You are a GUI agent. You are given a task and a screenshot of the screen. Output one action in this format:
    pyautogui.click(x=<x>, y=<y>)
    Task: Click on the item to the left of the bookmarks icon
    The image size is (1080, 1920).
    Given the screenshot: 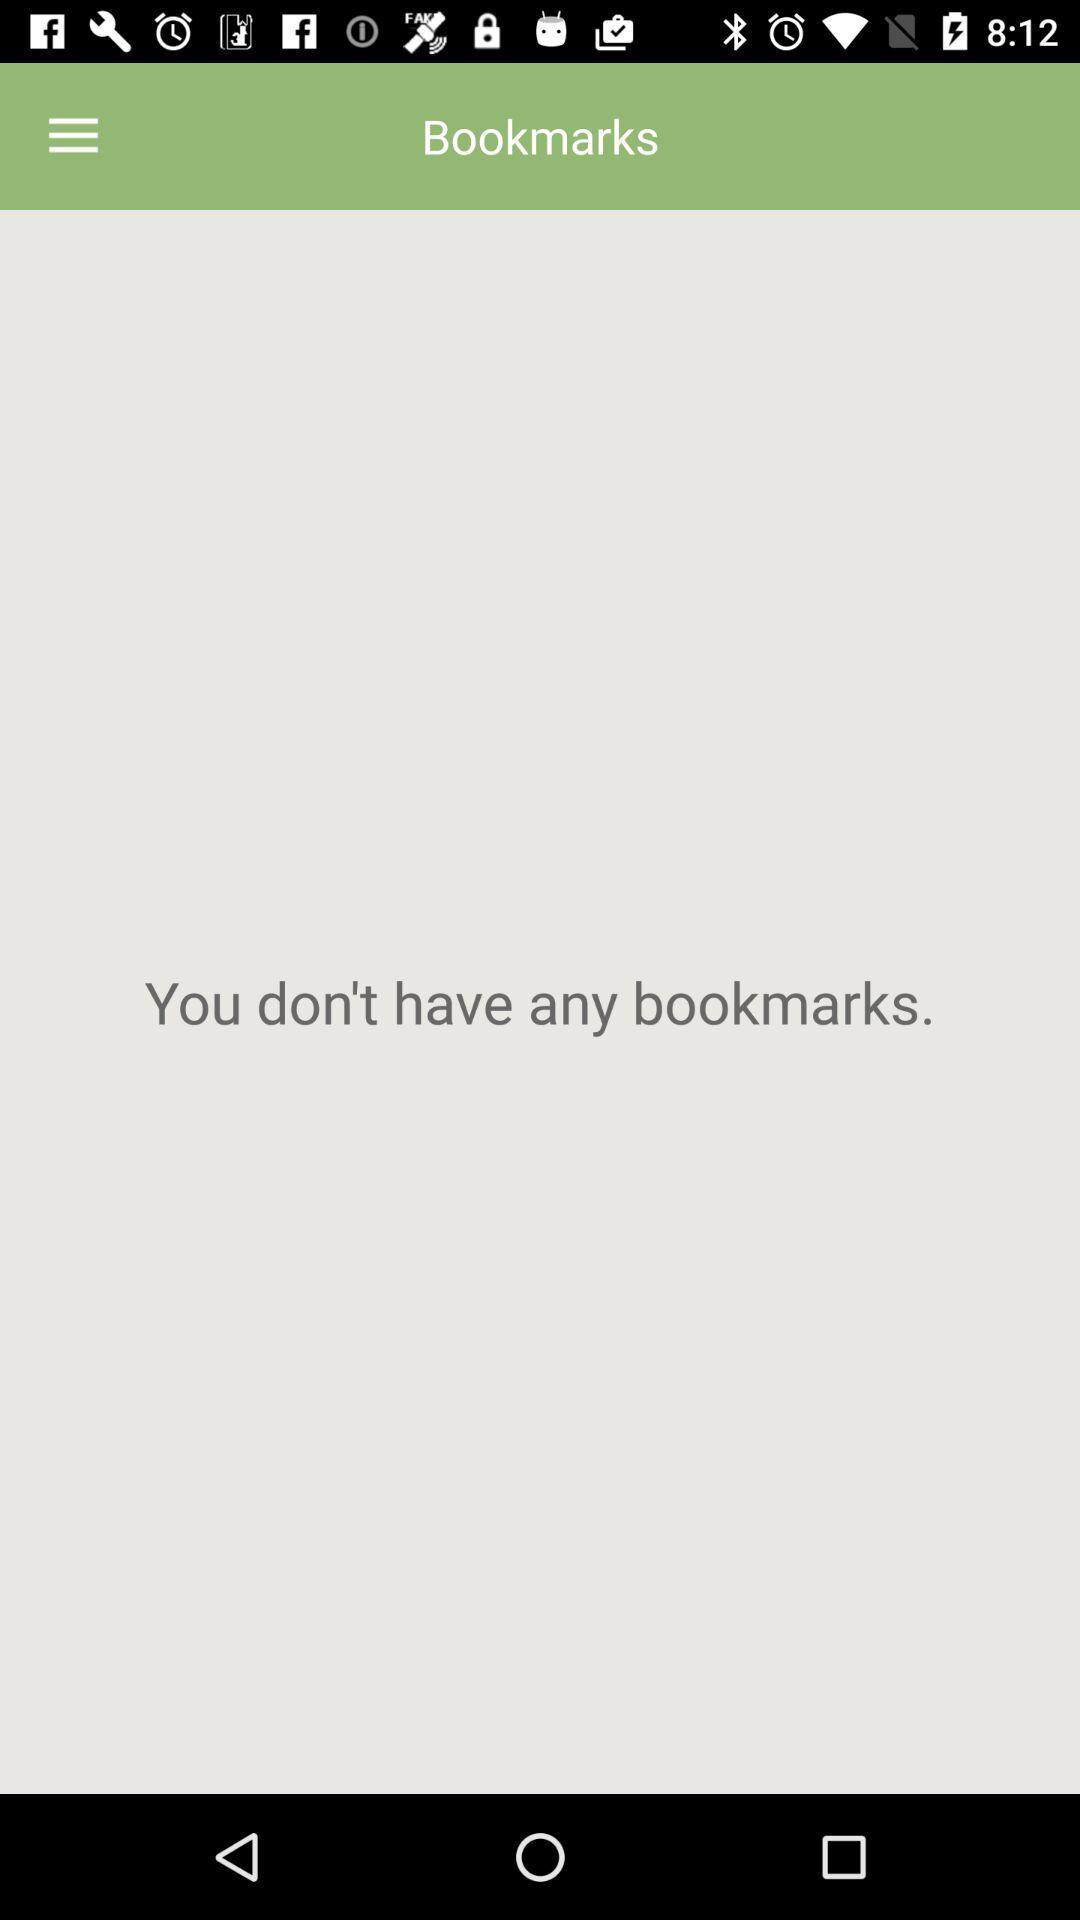 What is the action you would take?
    pyautogui.click(x=72, y=135)
    